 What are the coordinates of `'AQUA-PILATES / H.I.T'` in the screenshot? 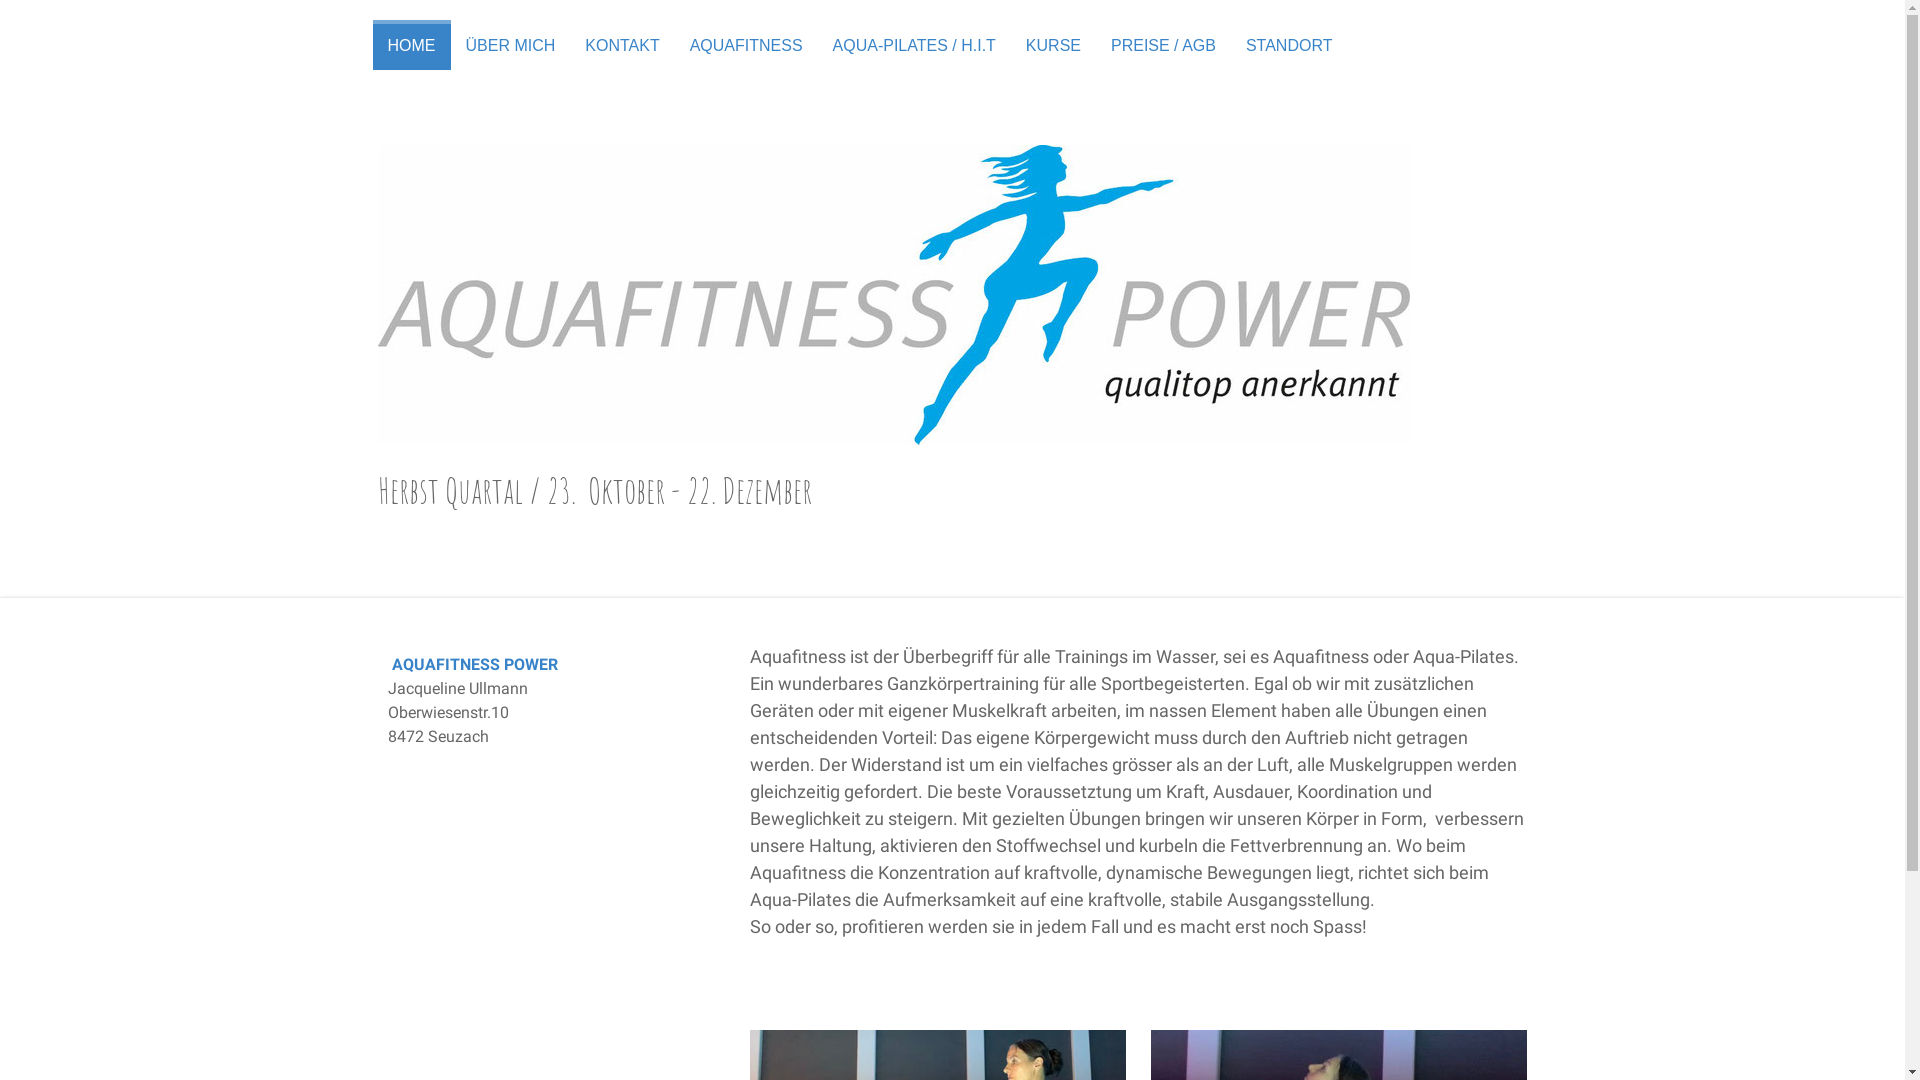 It's located at (913, 45).